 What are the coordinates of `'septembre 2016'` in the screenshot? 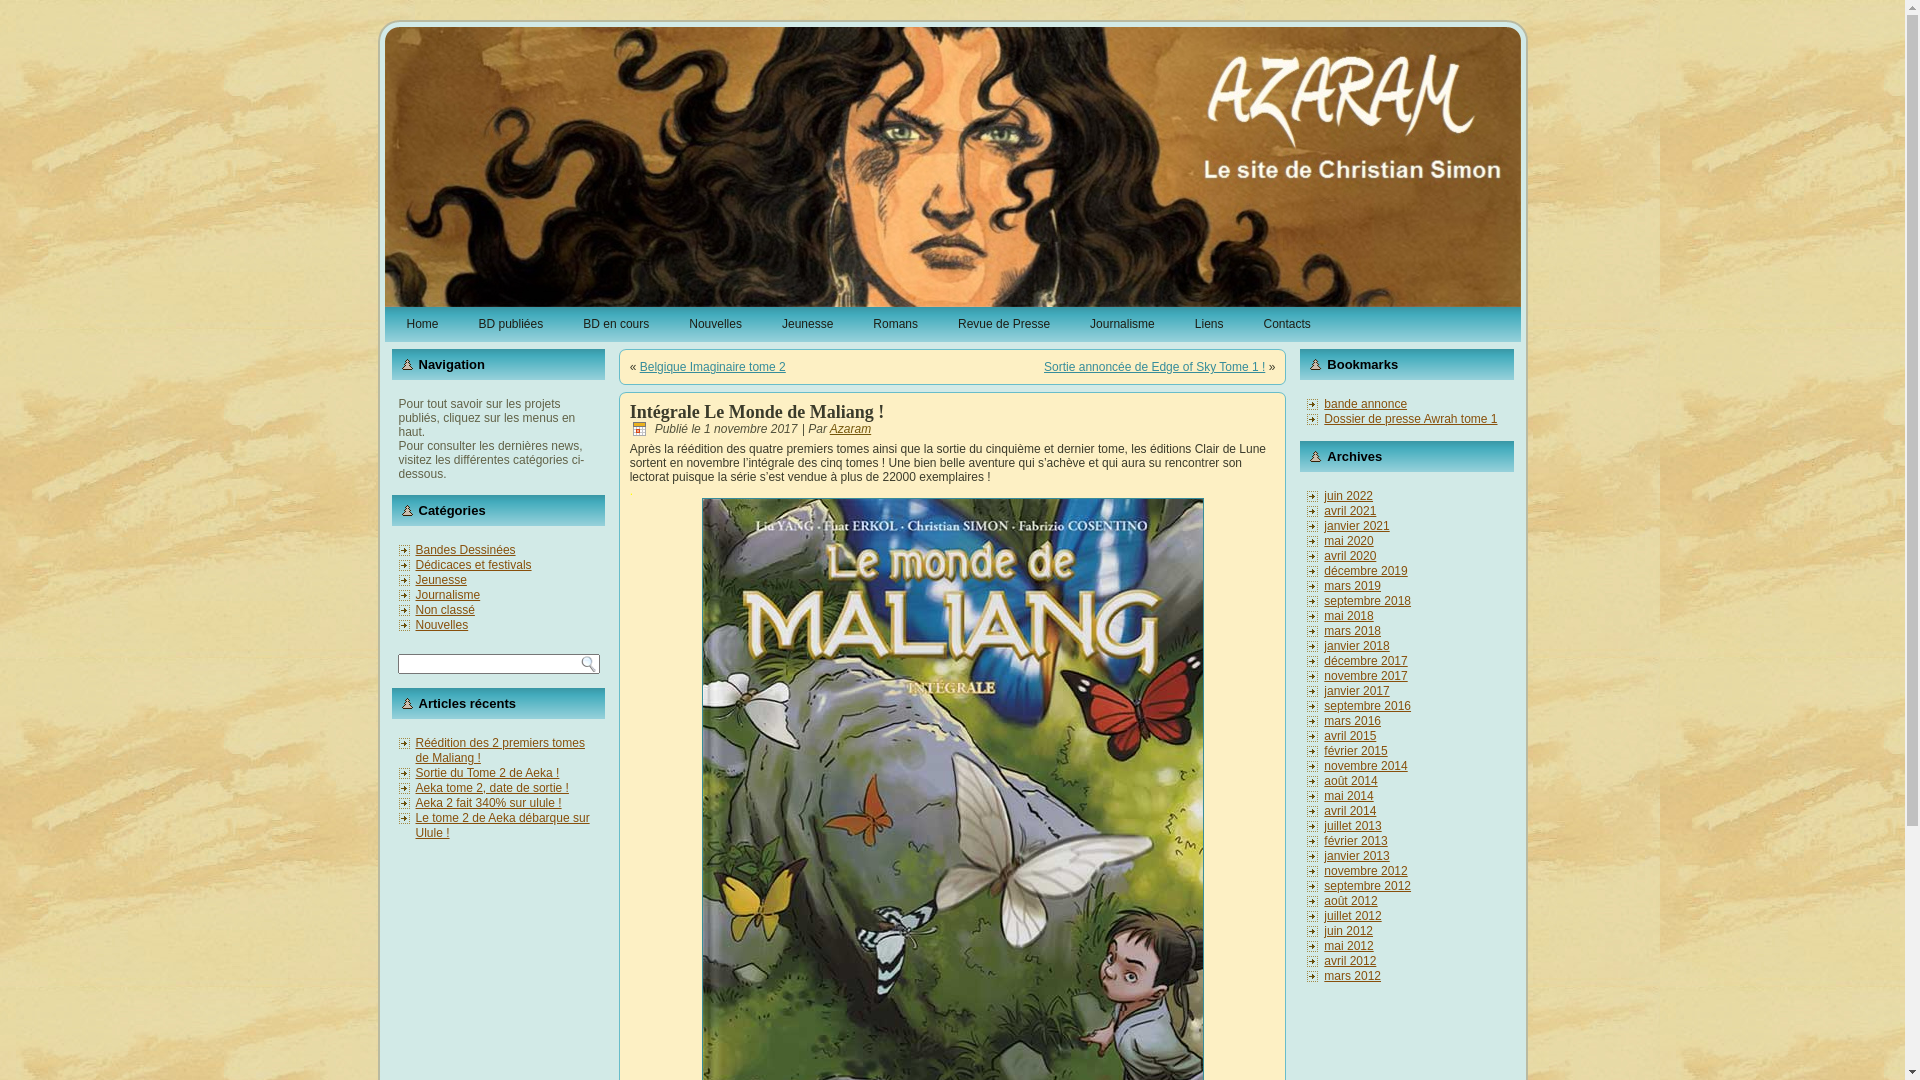 It's located at (1324, 704).